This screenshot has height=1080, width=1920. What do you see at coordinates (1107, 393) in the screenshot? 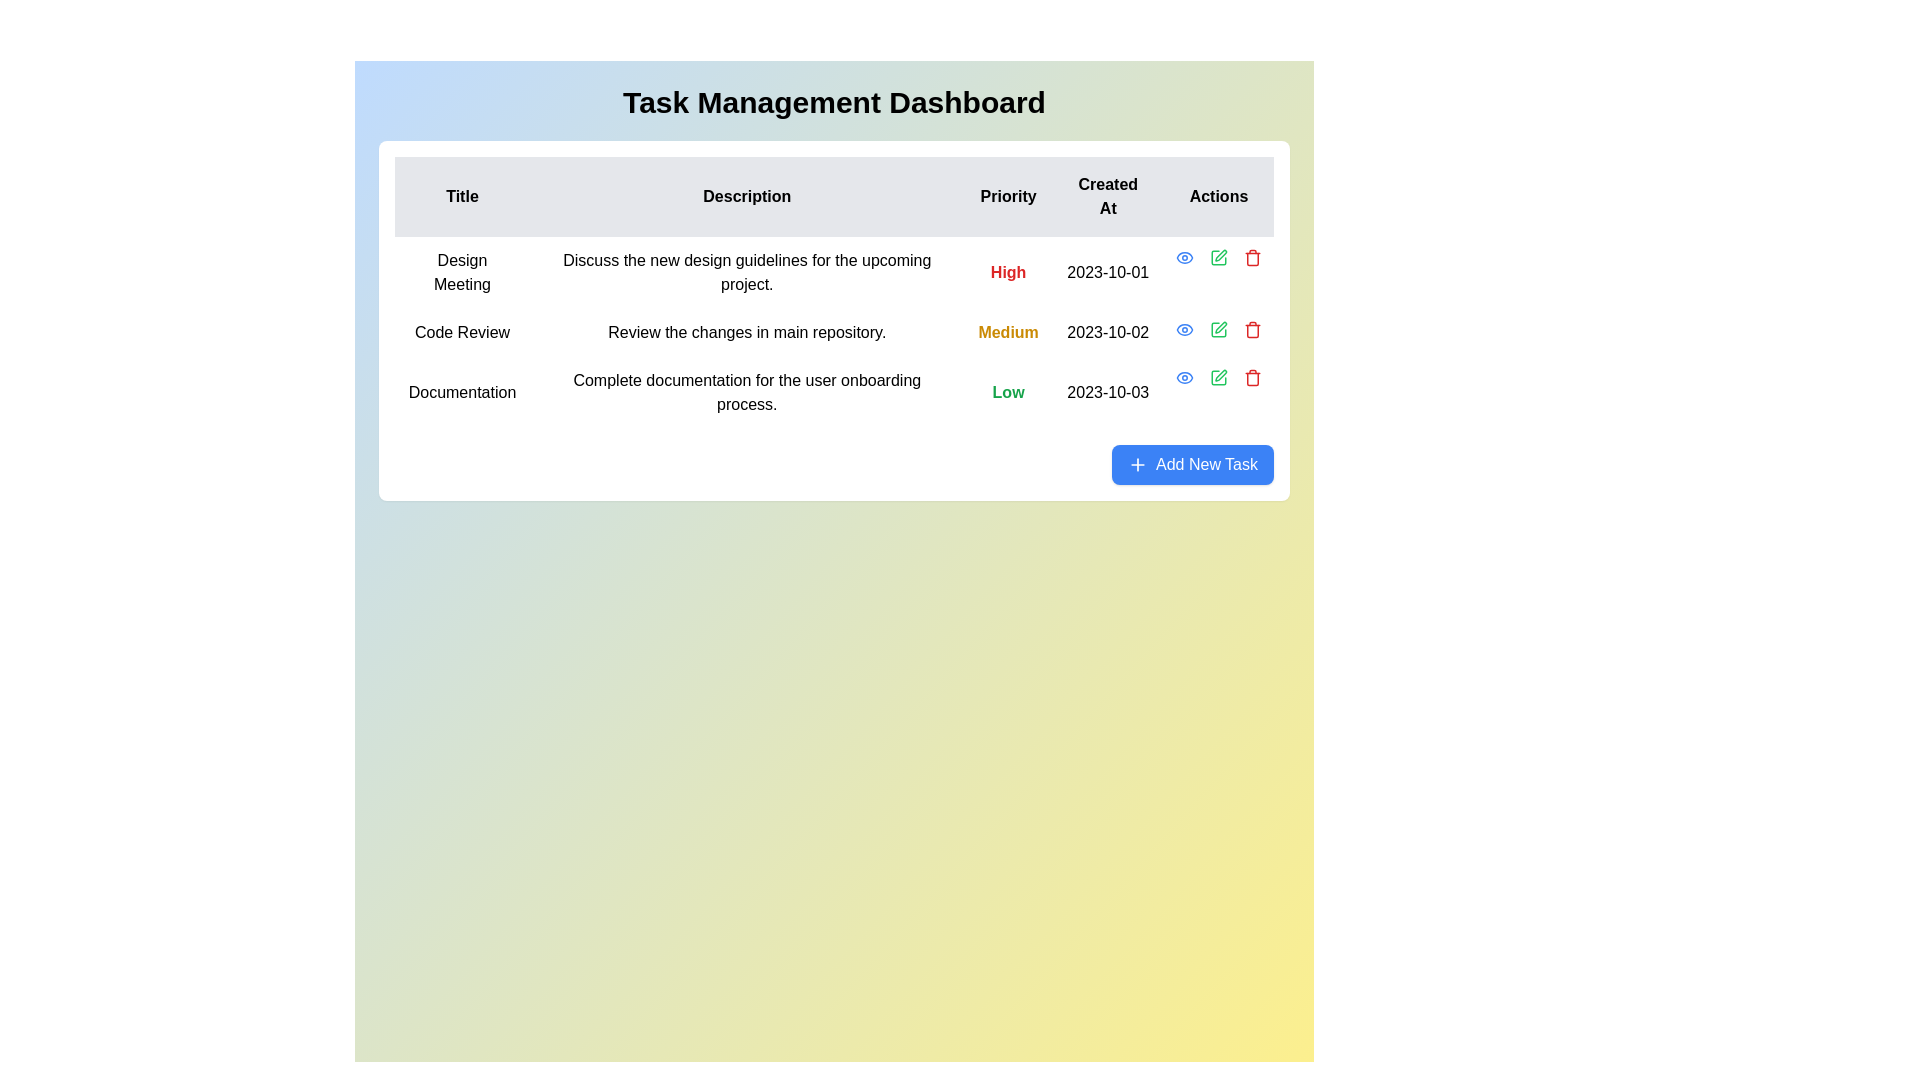
I see `the static text element displaying the creation date of the task in the 'Created At' column of the third row in the table for the 'Documentation' entry` at bounding box center [1107, 393].